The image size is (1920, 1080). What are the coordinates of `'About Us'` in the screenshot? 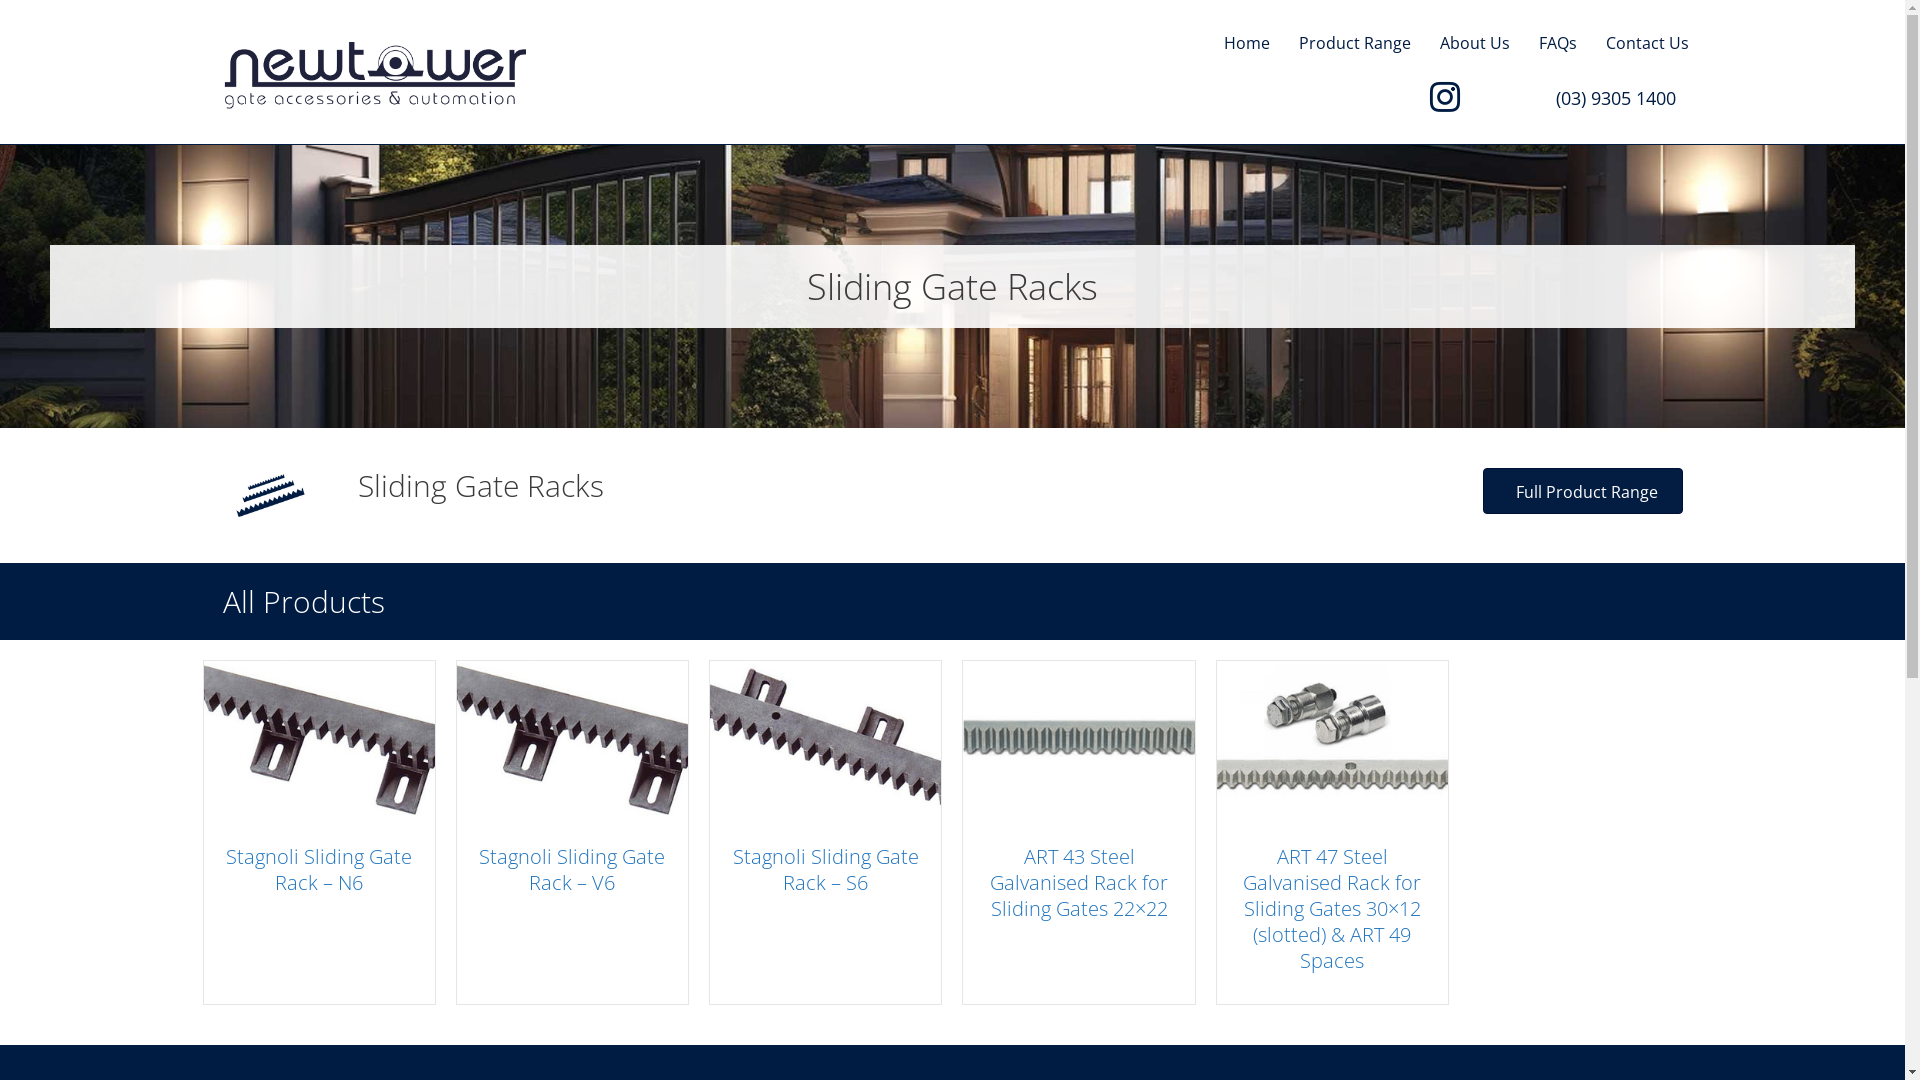 It's located at (1474, 43).